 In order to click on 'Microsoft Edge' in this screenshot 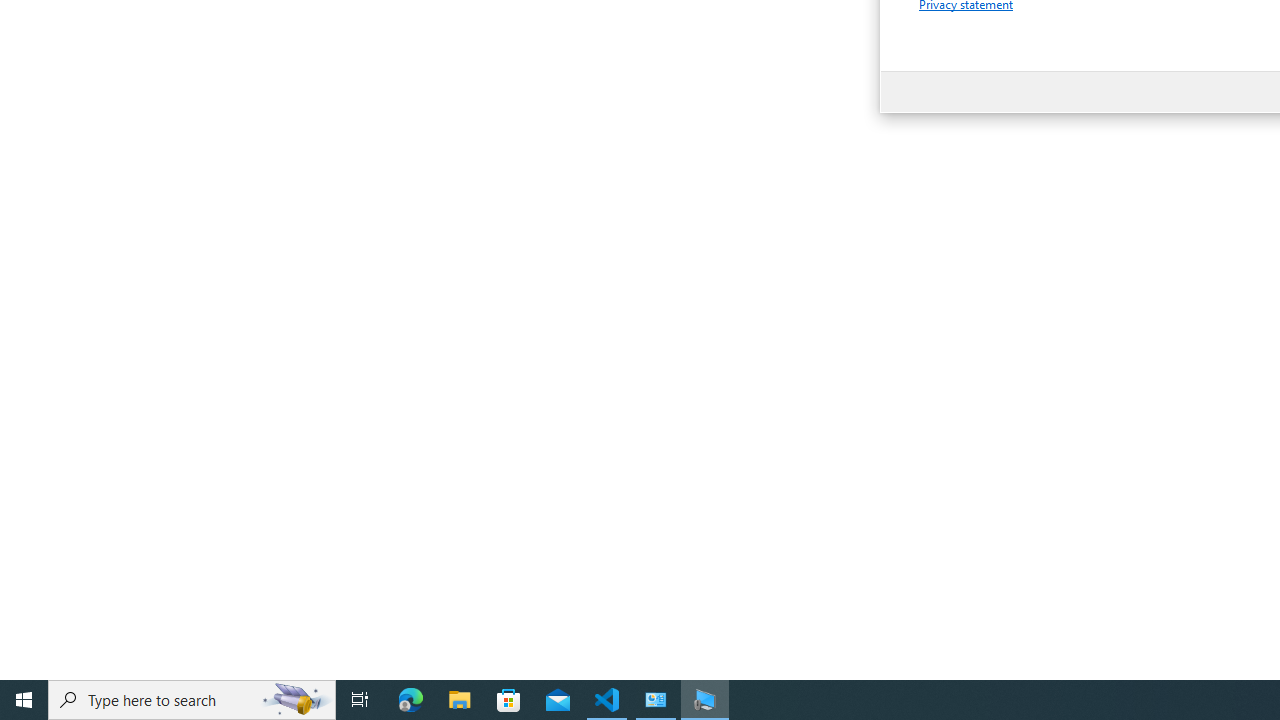, I will do `click(410, 698)`.